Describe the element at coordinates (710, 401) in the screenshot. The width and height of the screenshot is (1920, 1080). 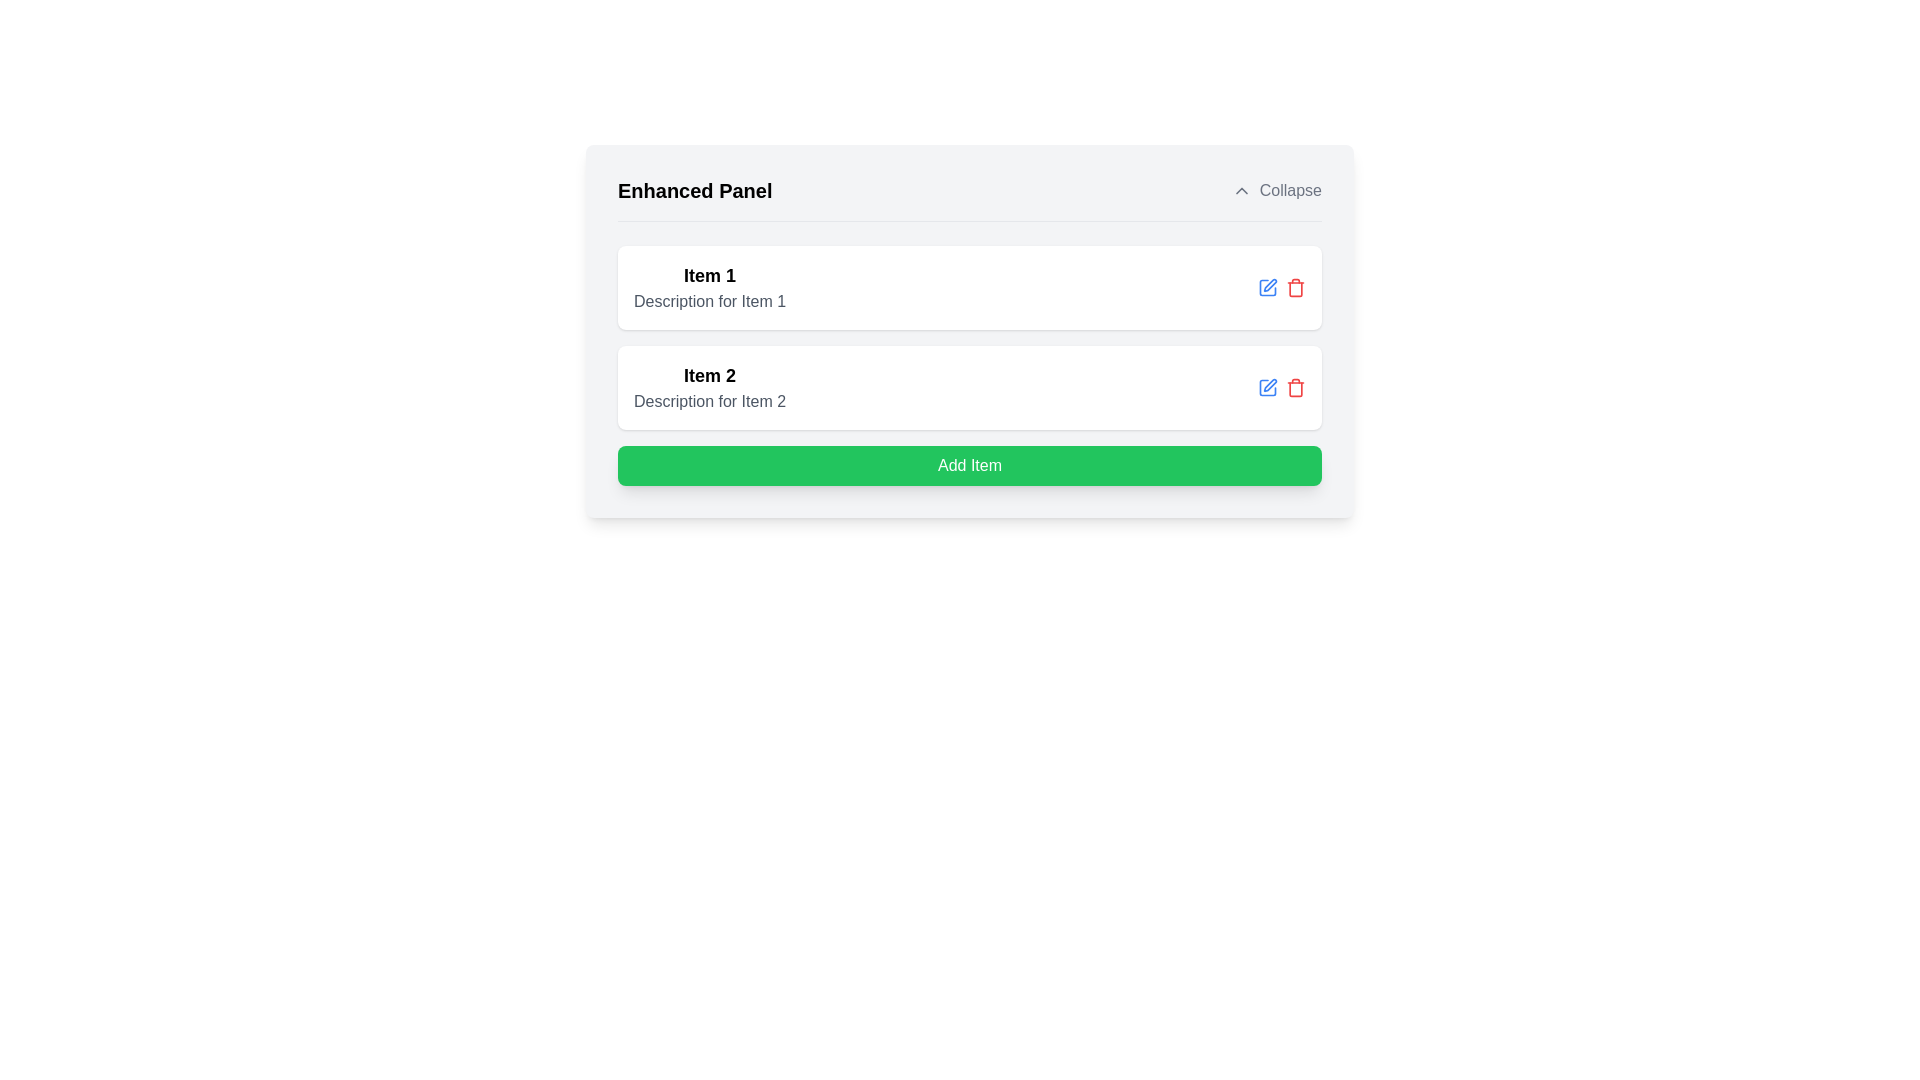
I see `the text block displaying 'Description for Item 2', which is styled in gray and positioned below the title 'Item 2'` at that location.